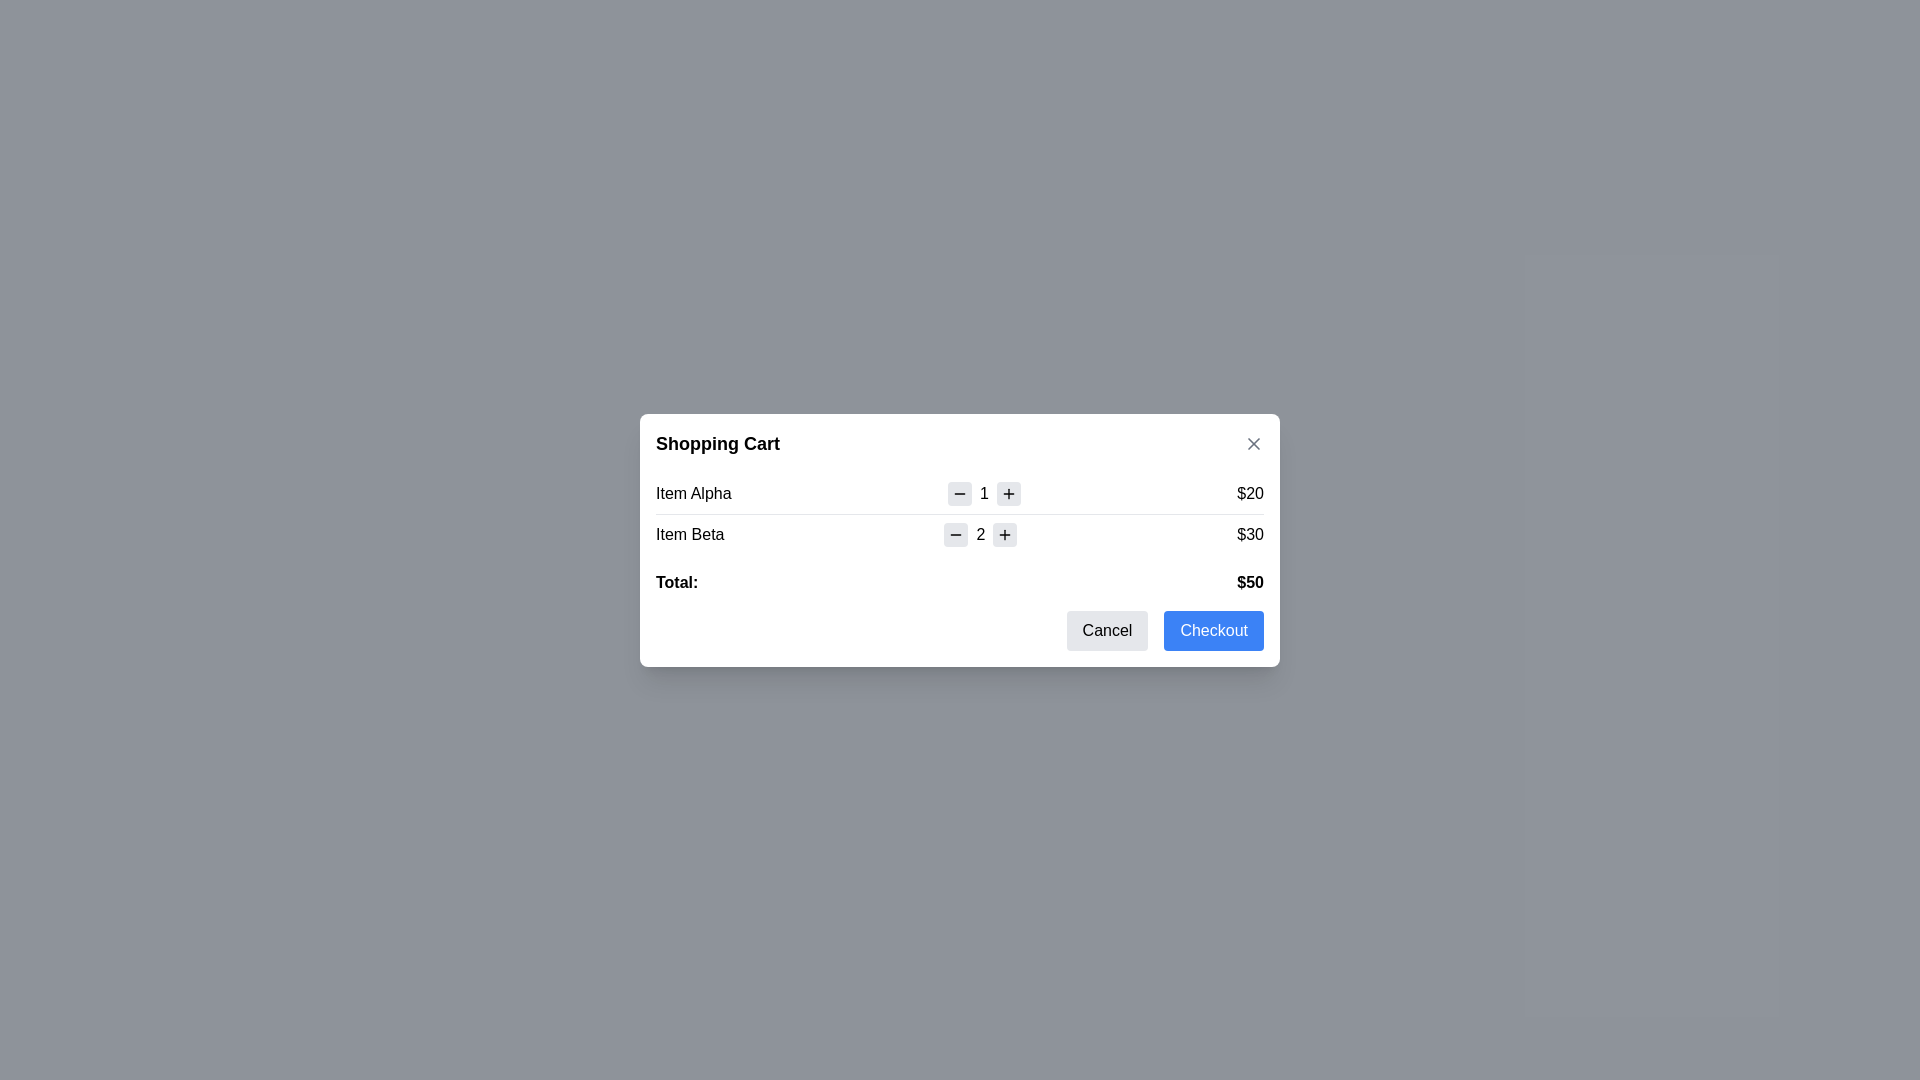  What do you see at coordinates (718, 442) in the screenshot?
I see `text of the header element located in the upper-left corner of the shopping cart interface, which serves as the title for the content below` at bounding box center [718, 442].